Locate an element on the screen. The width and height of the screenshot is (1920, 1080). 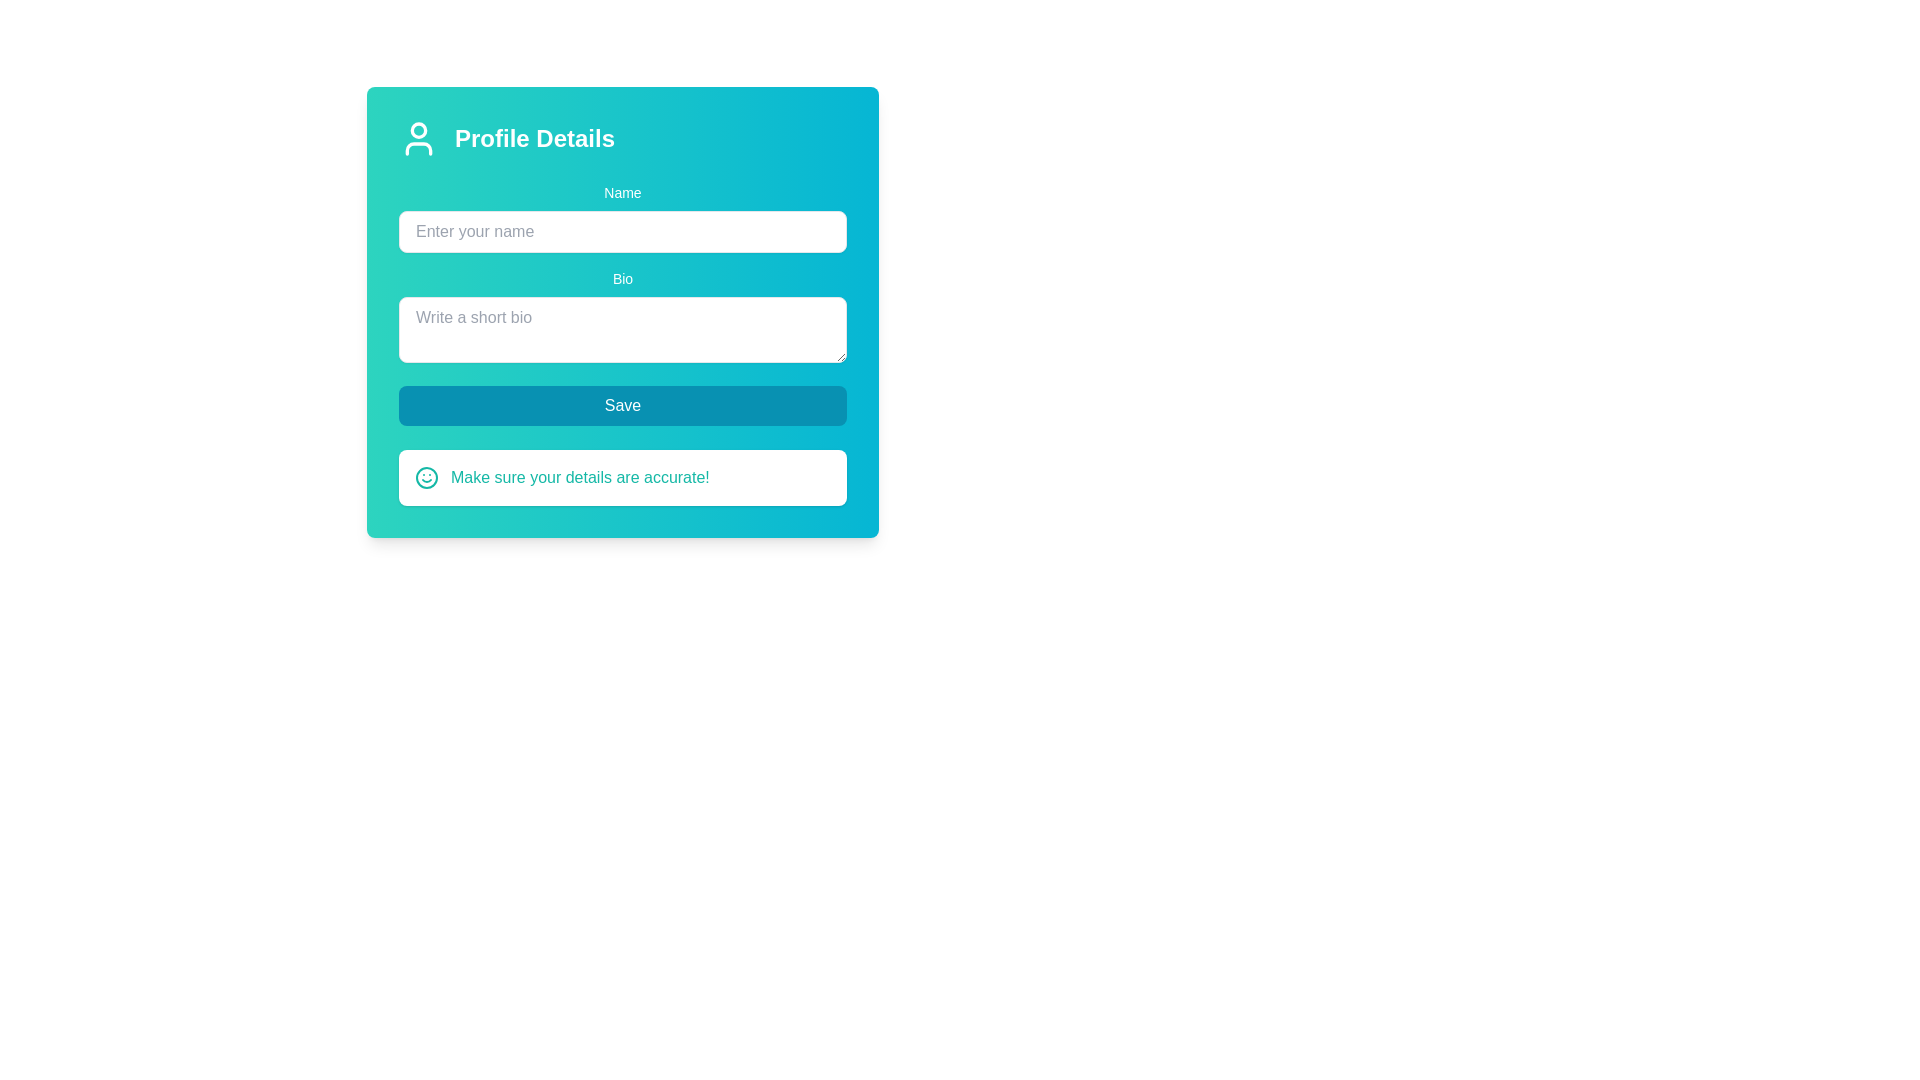
the 'Save' button, which is a wide rounded rectangular button with a cyan background and white text, located centrally at the bottom of the form fields is located at coordinates (622, 405).